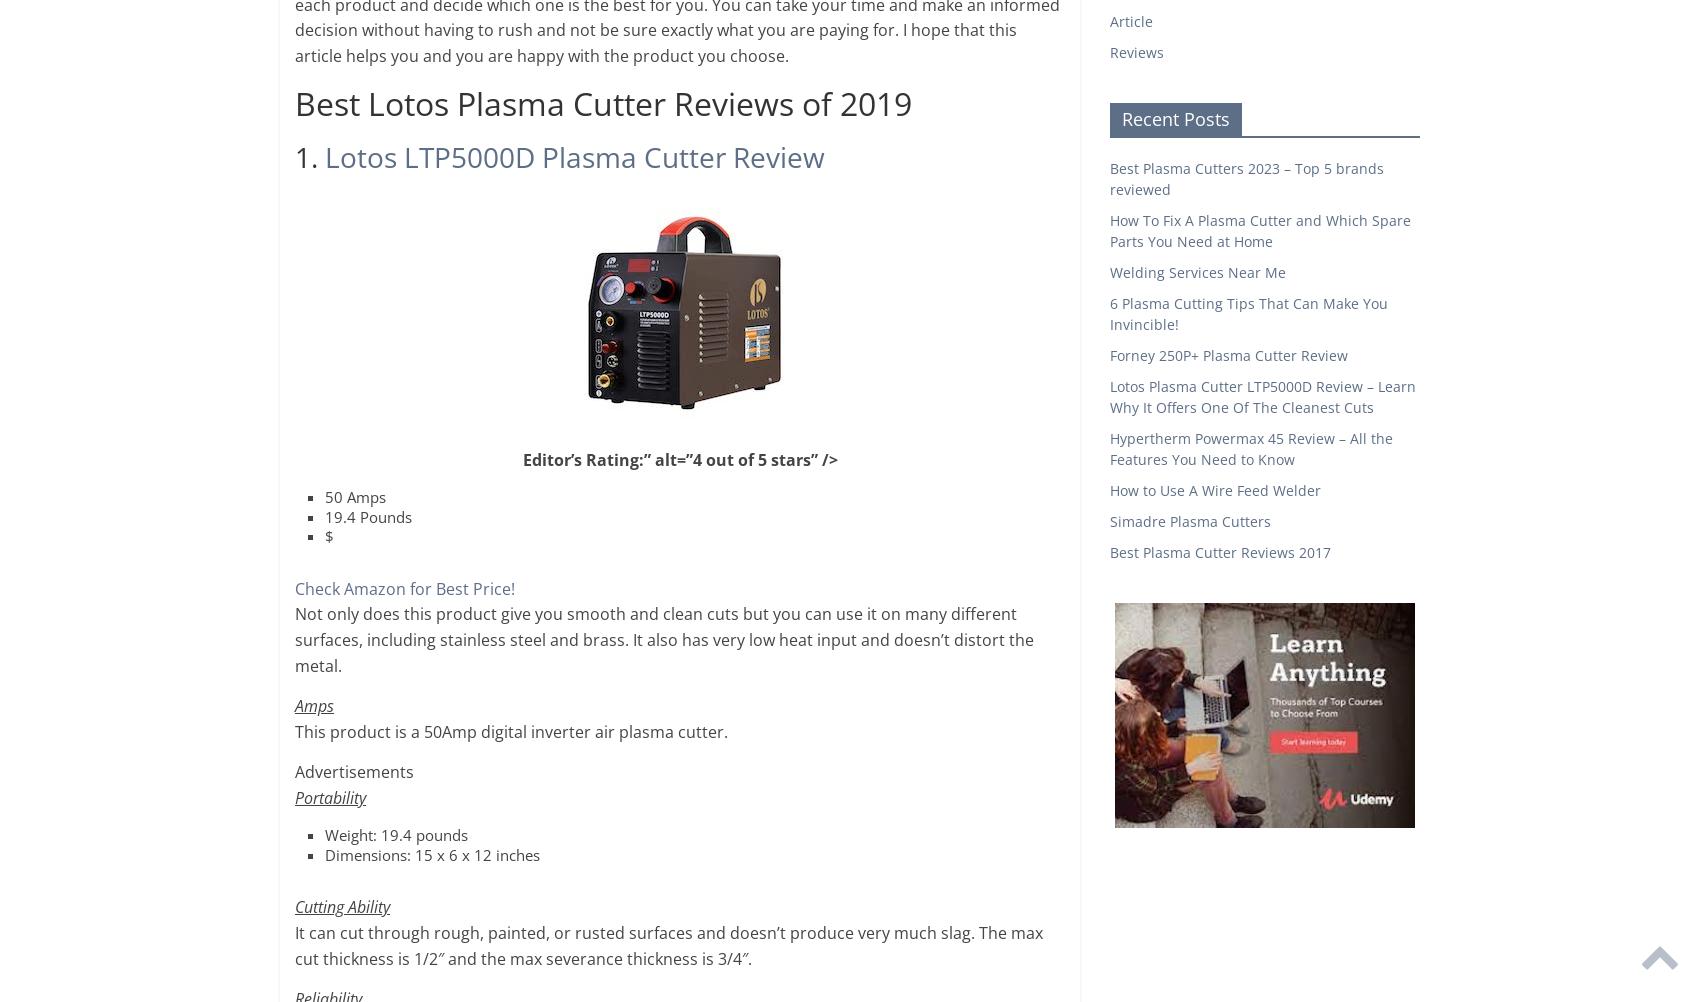 The width and height of the screenshot is (1700, 1002). Describe the element at coordinates (395, 833) in the screenshot. I see `'Weight: 19.4 pounds'` at that location.